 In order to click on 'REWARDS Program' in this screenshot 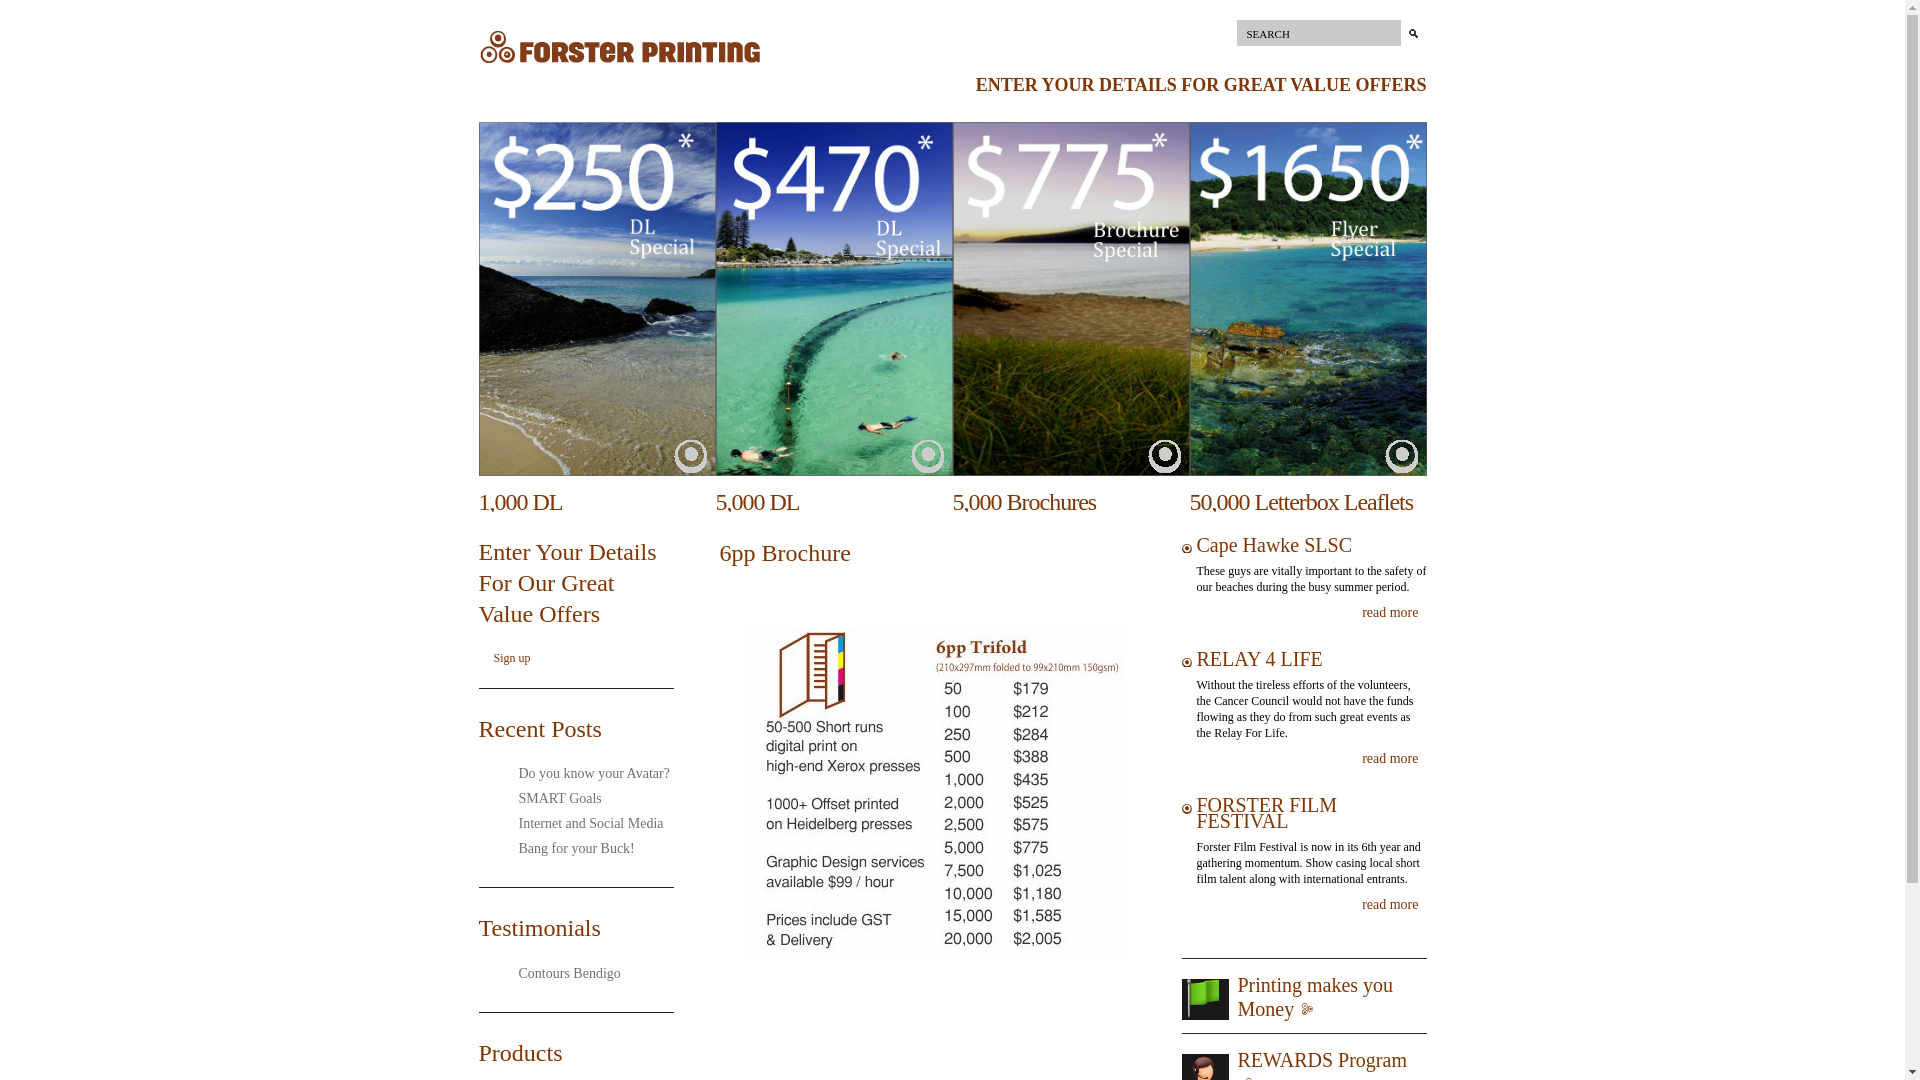, I will do `click(1322, 1059)`.